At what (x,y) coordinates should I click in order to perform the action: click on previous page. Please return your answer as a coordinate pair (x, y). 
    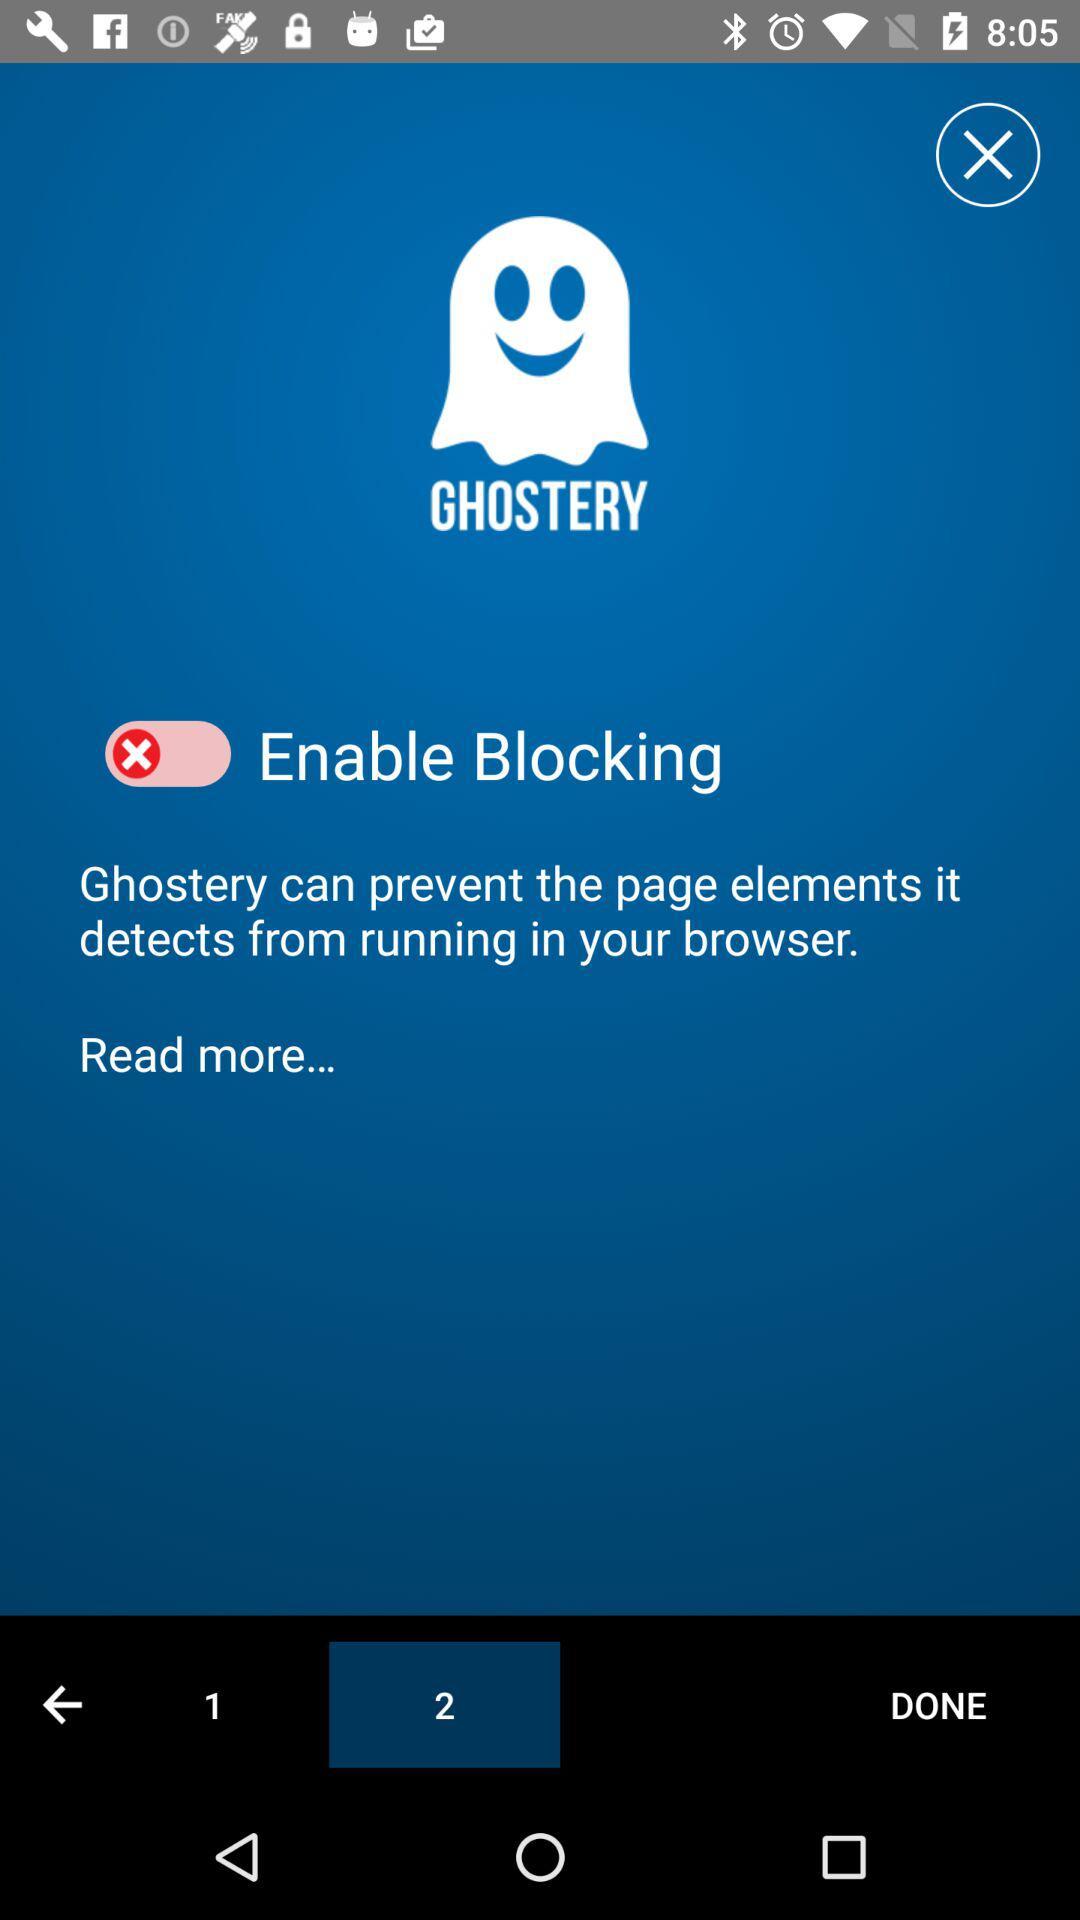
    Looking at the image, I should click on (61, 1703).